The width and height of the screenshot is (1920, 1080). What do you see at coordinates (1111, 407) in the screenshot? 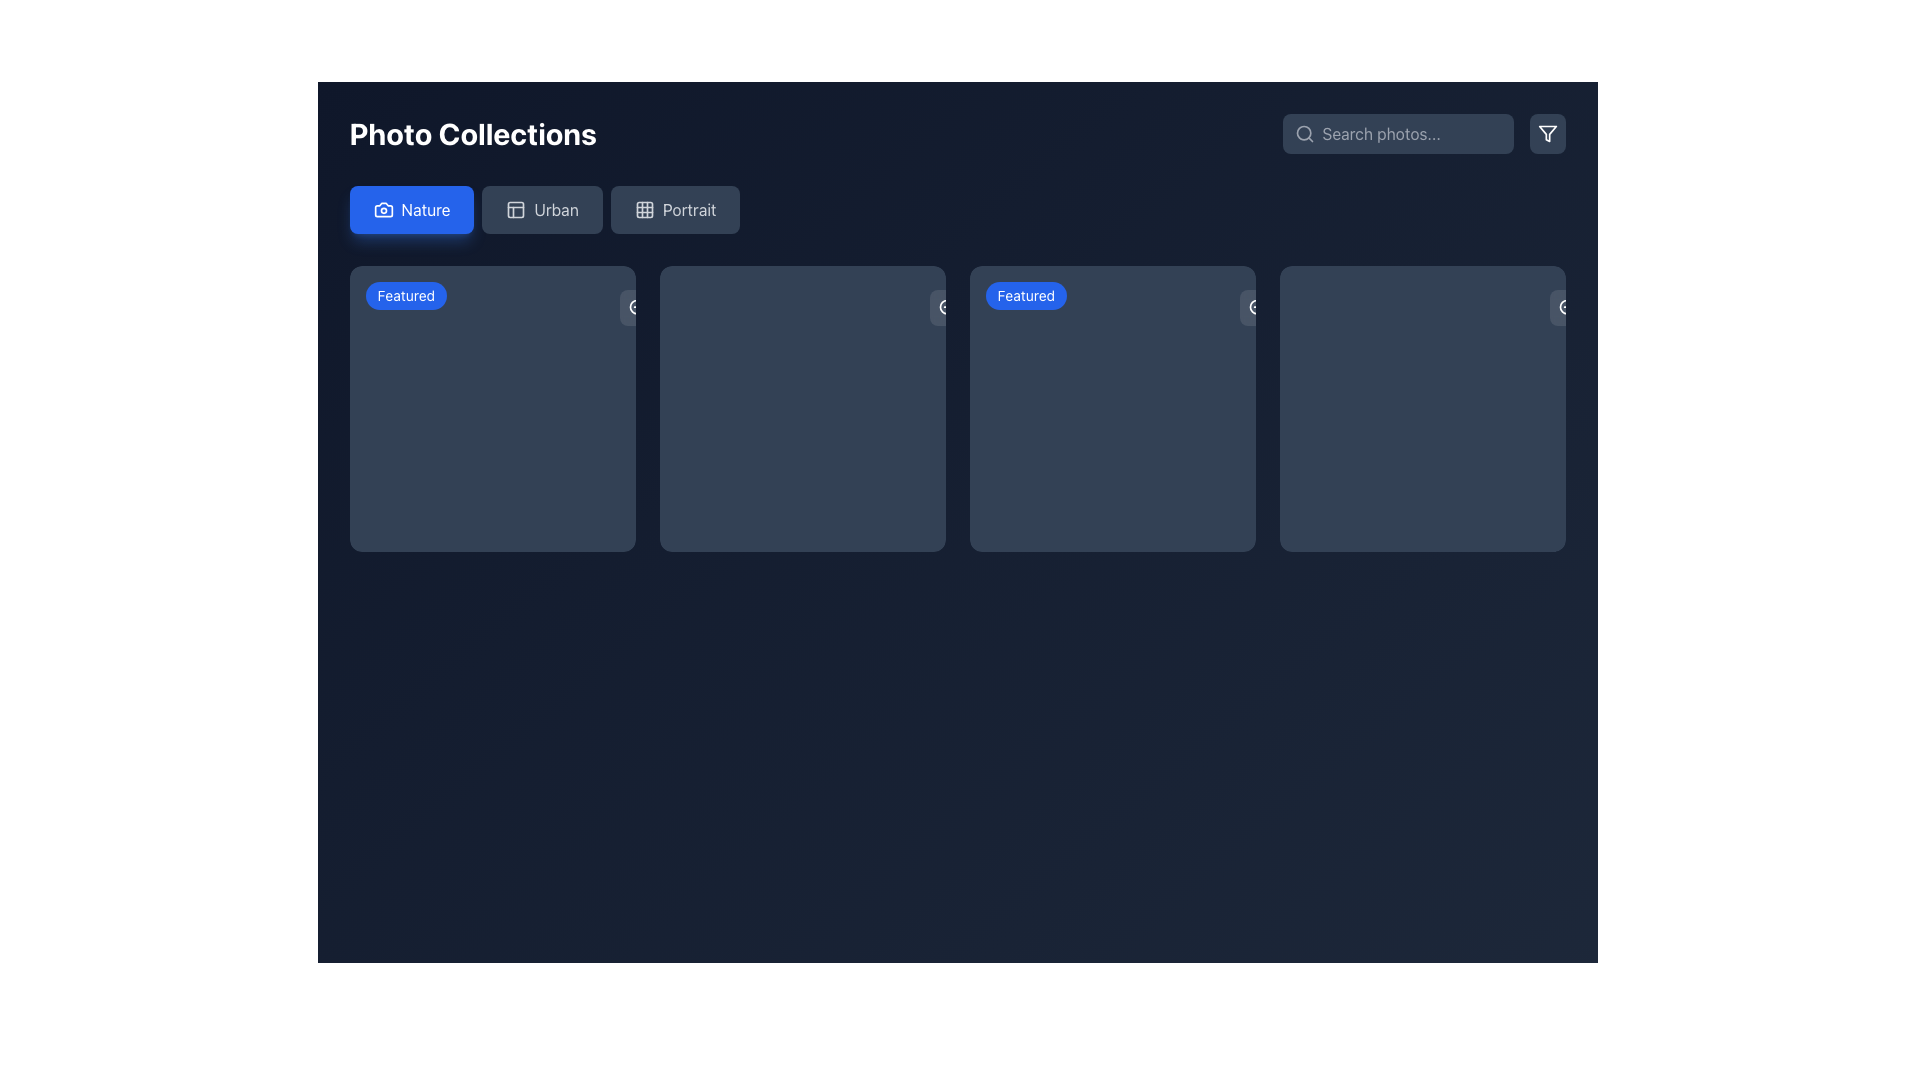
I see `the rectangular card with rounded corners and a dark background, labeled 'Featured'` at bounding box center [1111, 407].